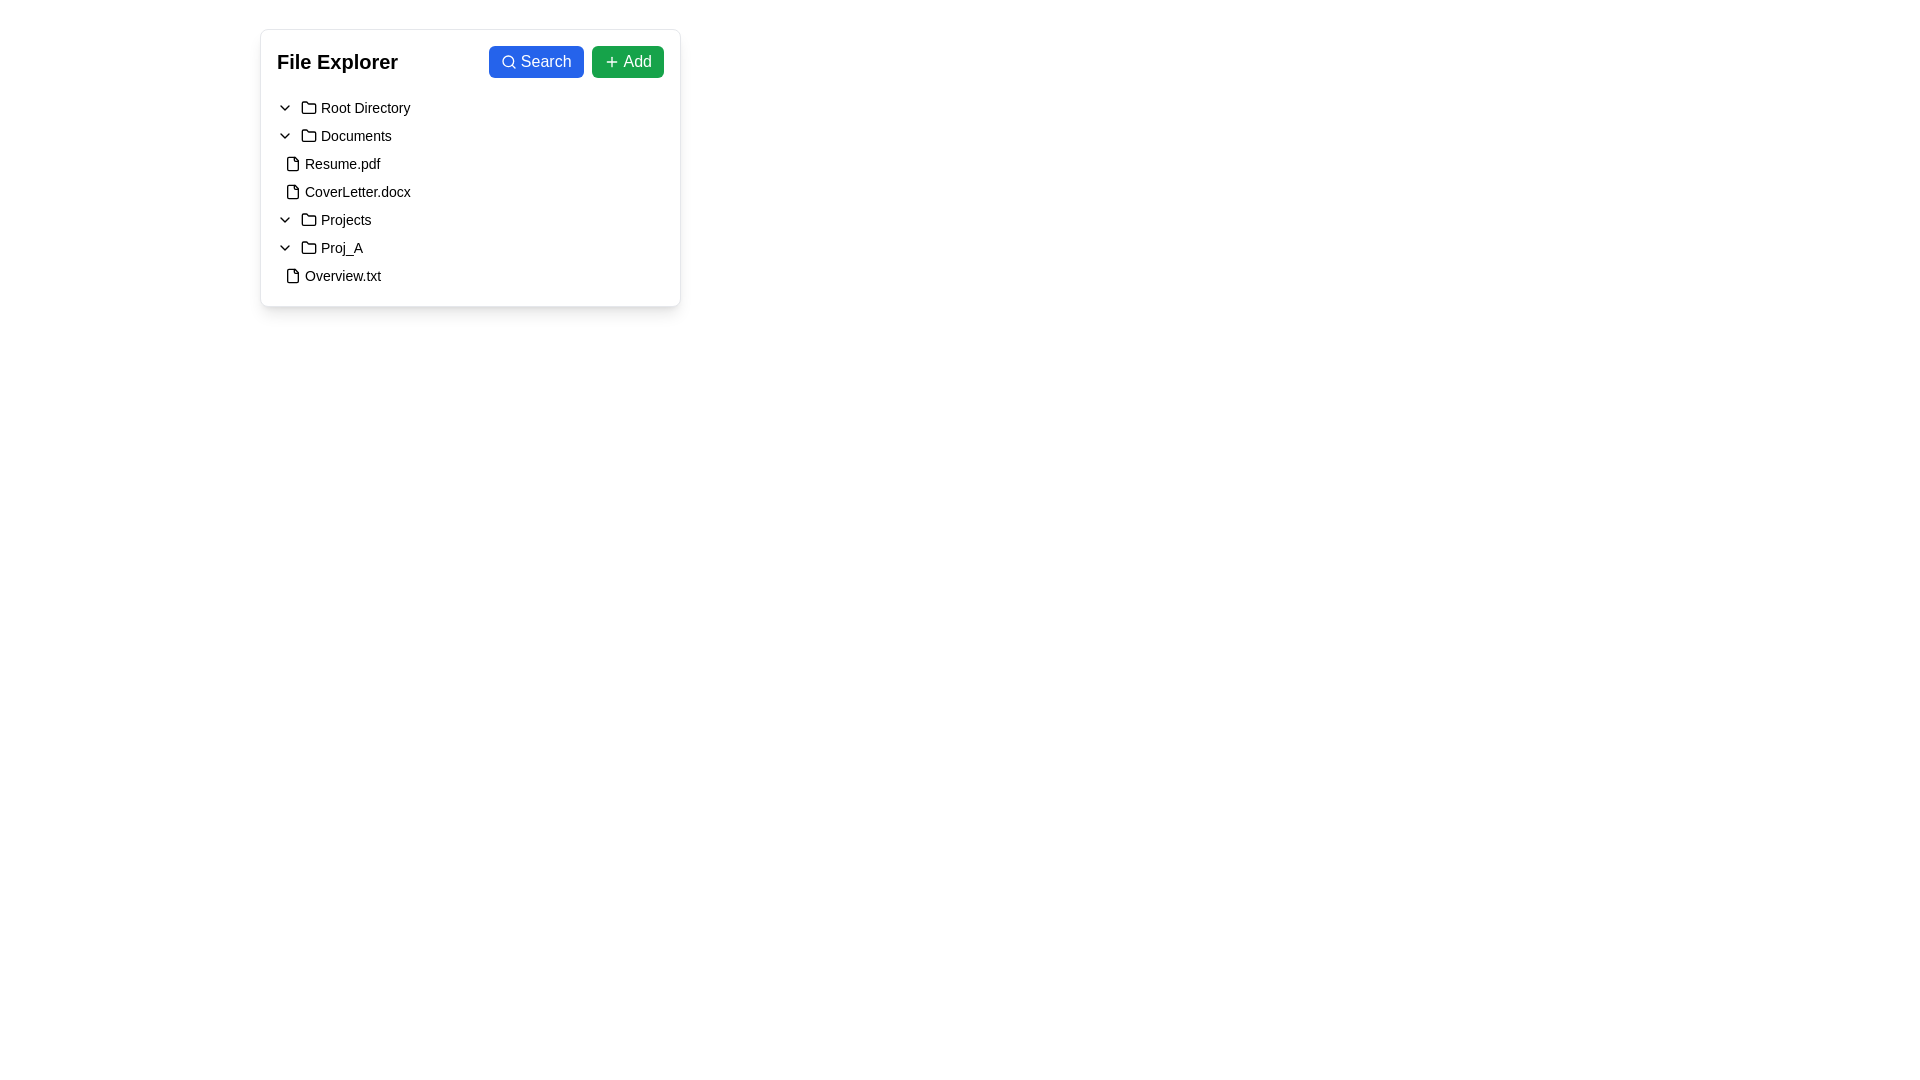  Describe the element at coordinates (469, 219) in the screenshot. I see `the Folder item in the file explorer interface located under 'Root Directory'` at that location.